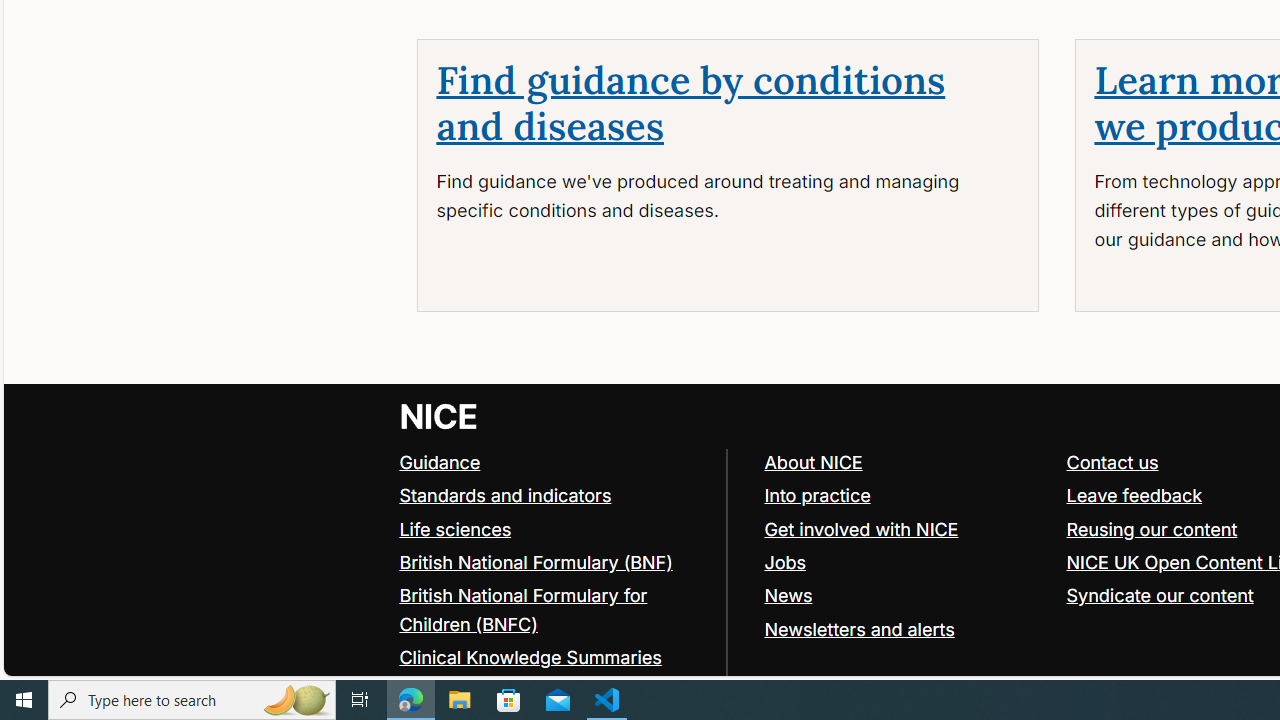 The image size is (1280, 720). Describe the element at coordinates (861, 527) in the screenshot. I see `'Get involved with NICE'` at that location.